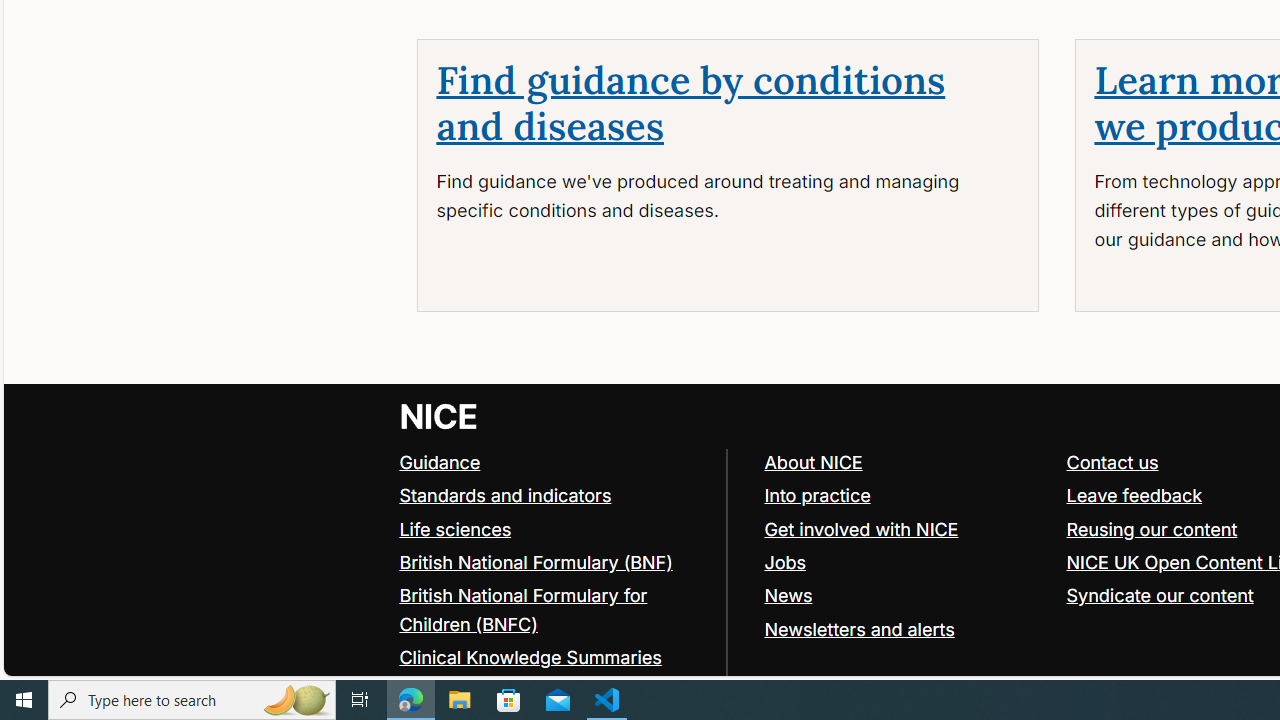 The image size is (1280, 720). Describe the element at coordinates (861, 527) in the screenshot. I see `'Get involved with NICE'` at that location.